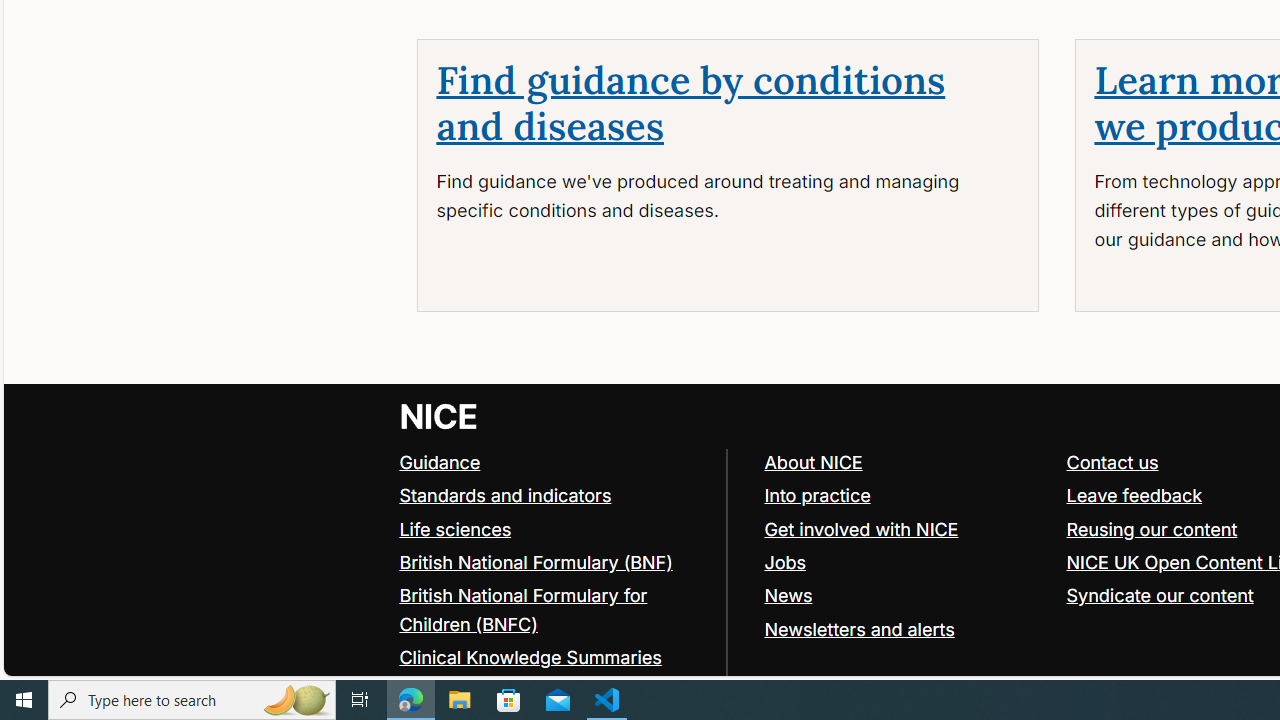 The image size is (1280, 720). Describe the element at coordinates (861, 527) in the screenshot. I see `'Get involved with NICE'` at that location.